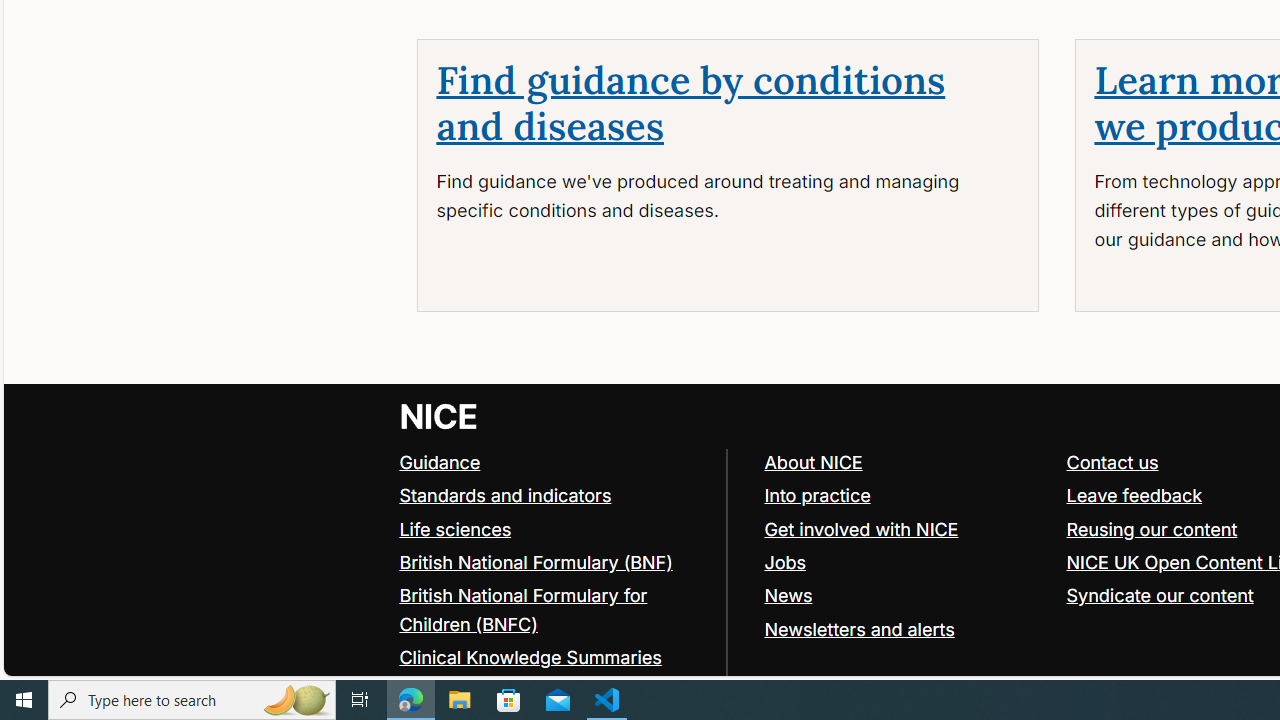 The image size is (1280, 720). Describe the element at coordinates (861, 527) in the screenshot. I see `'Get involved with NICE'` at that location.